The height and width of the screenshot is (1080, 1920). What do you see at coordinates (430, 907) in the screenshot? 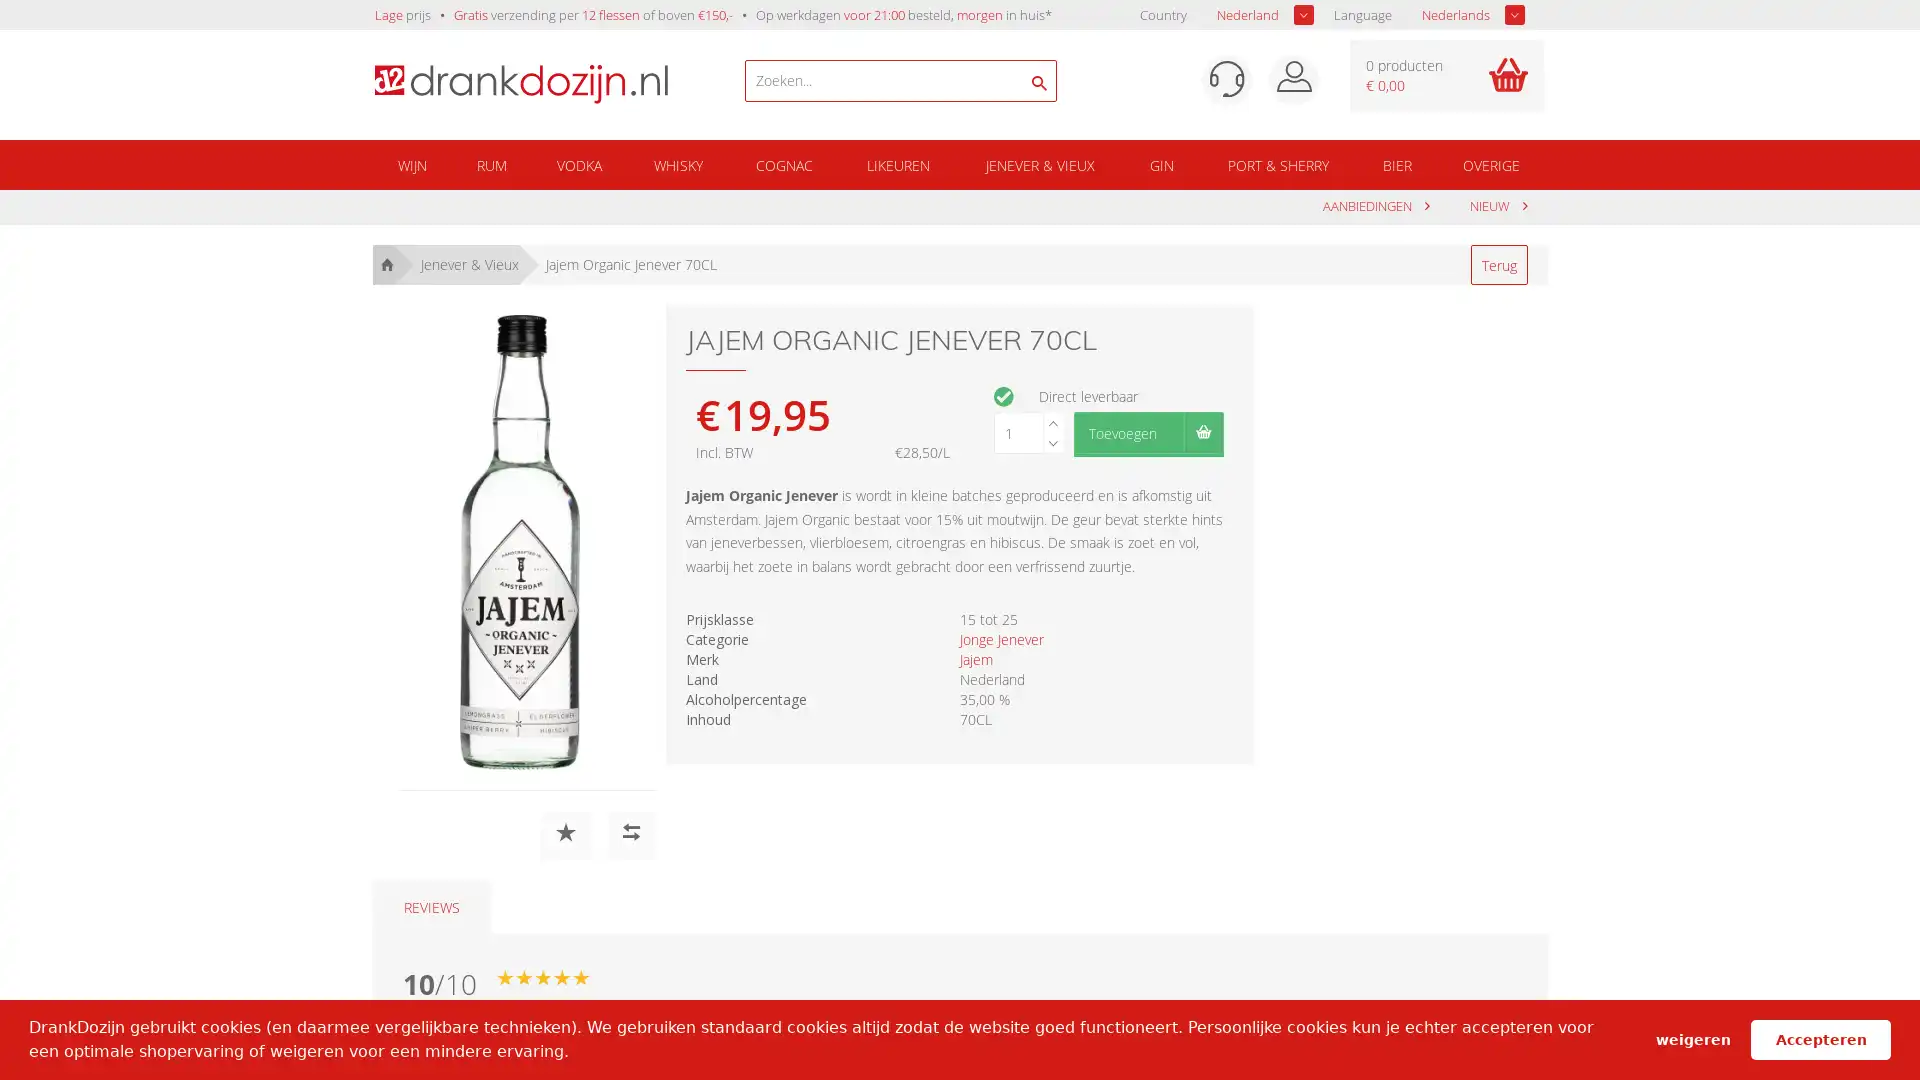
I see `REVIEWS` at bounding box center [430, 907].